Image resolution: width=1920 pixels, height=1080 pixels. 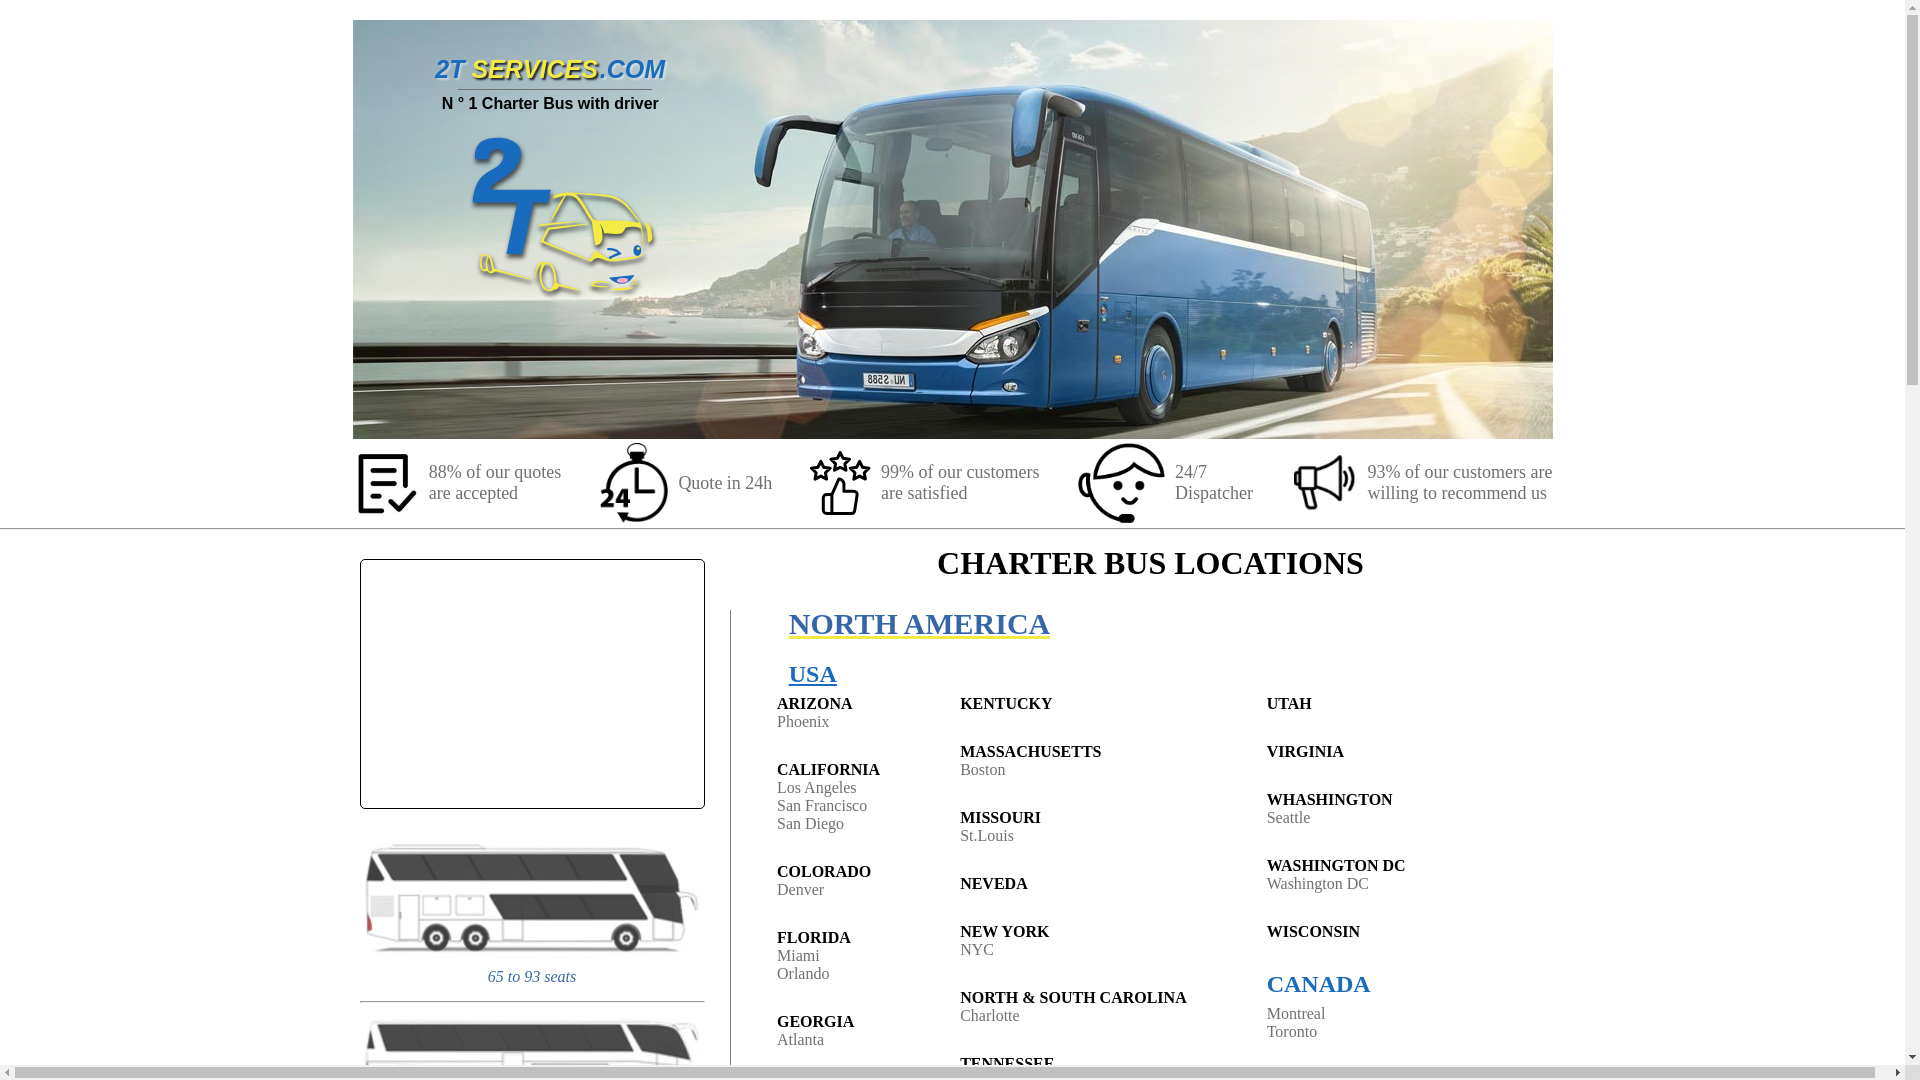 I want to click on 'WASHINGTON DC', so click(x=1336, y=864).